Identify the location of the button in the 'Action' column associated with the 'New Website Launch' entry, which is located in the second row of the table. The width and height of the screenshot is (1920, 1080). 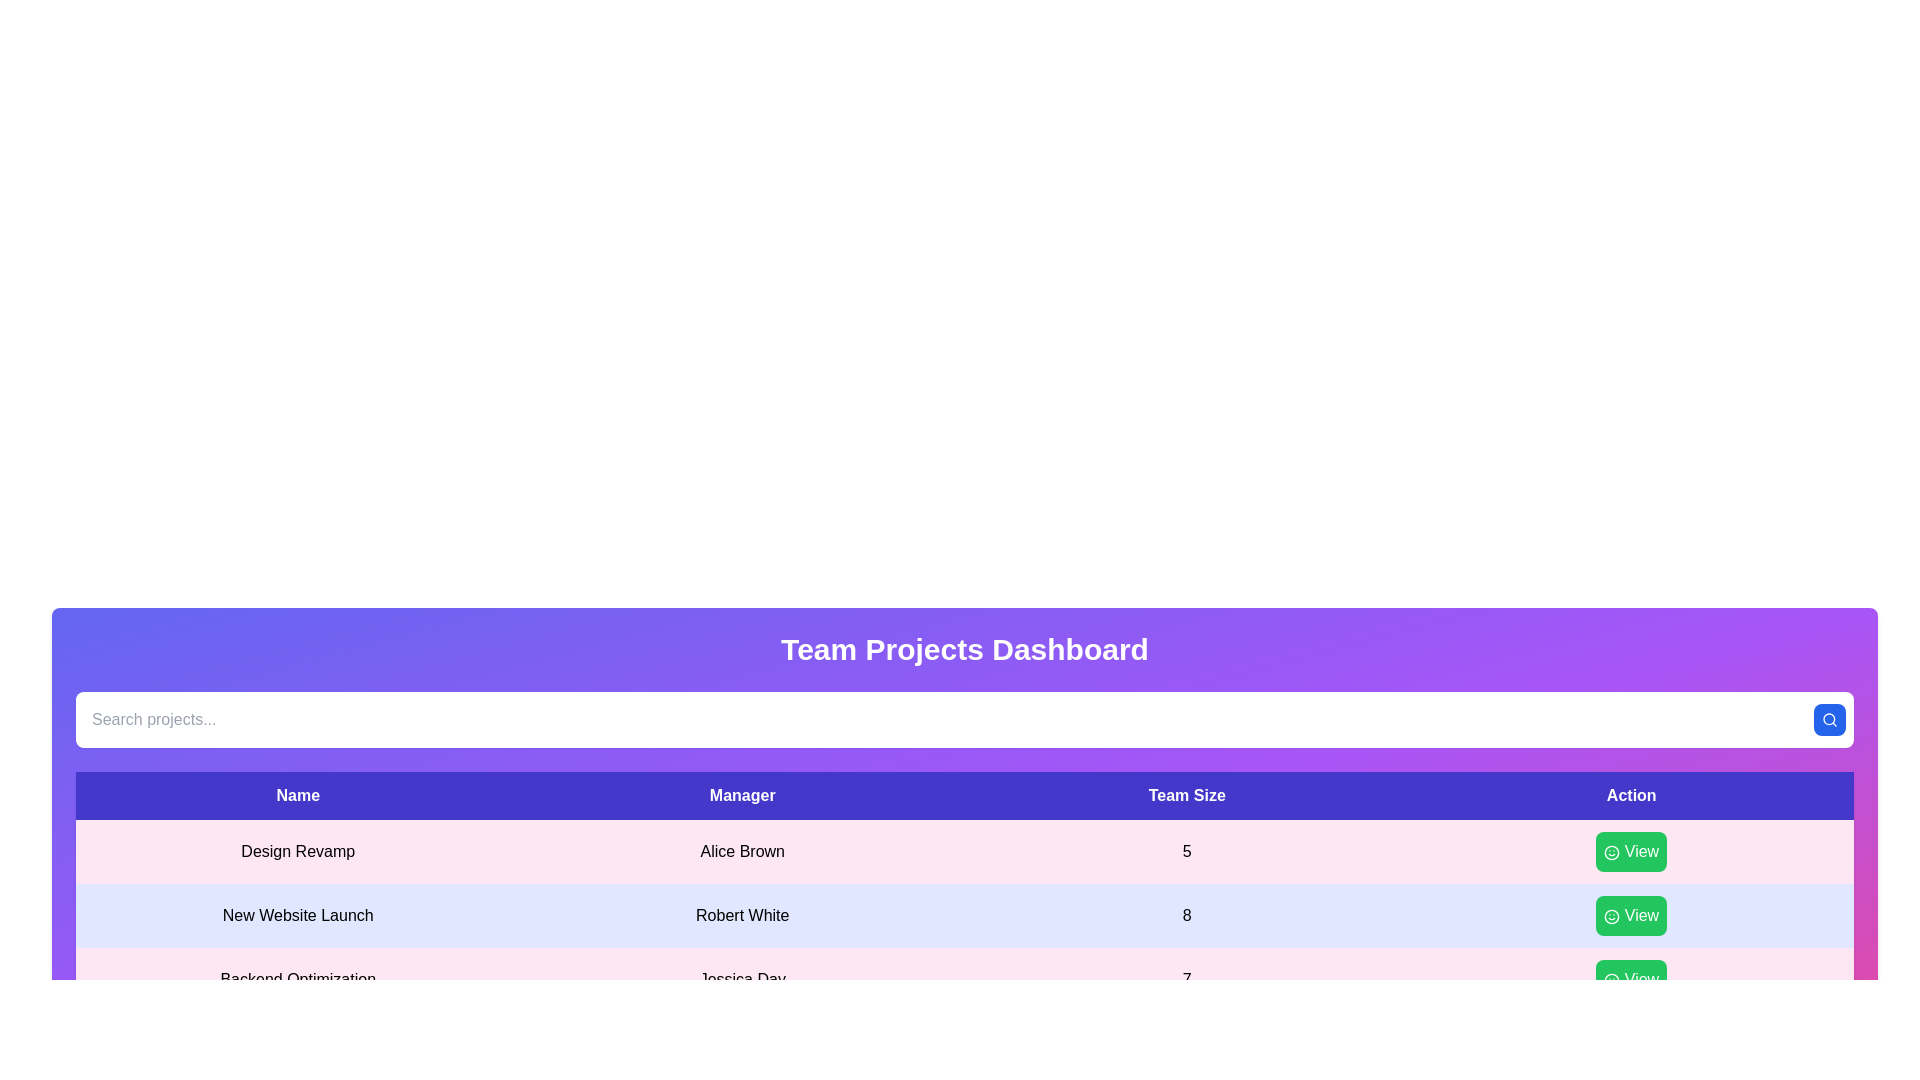
(1631, 915).